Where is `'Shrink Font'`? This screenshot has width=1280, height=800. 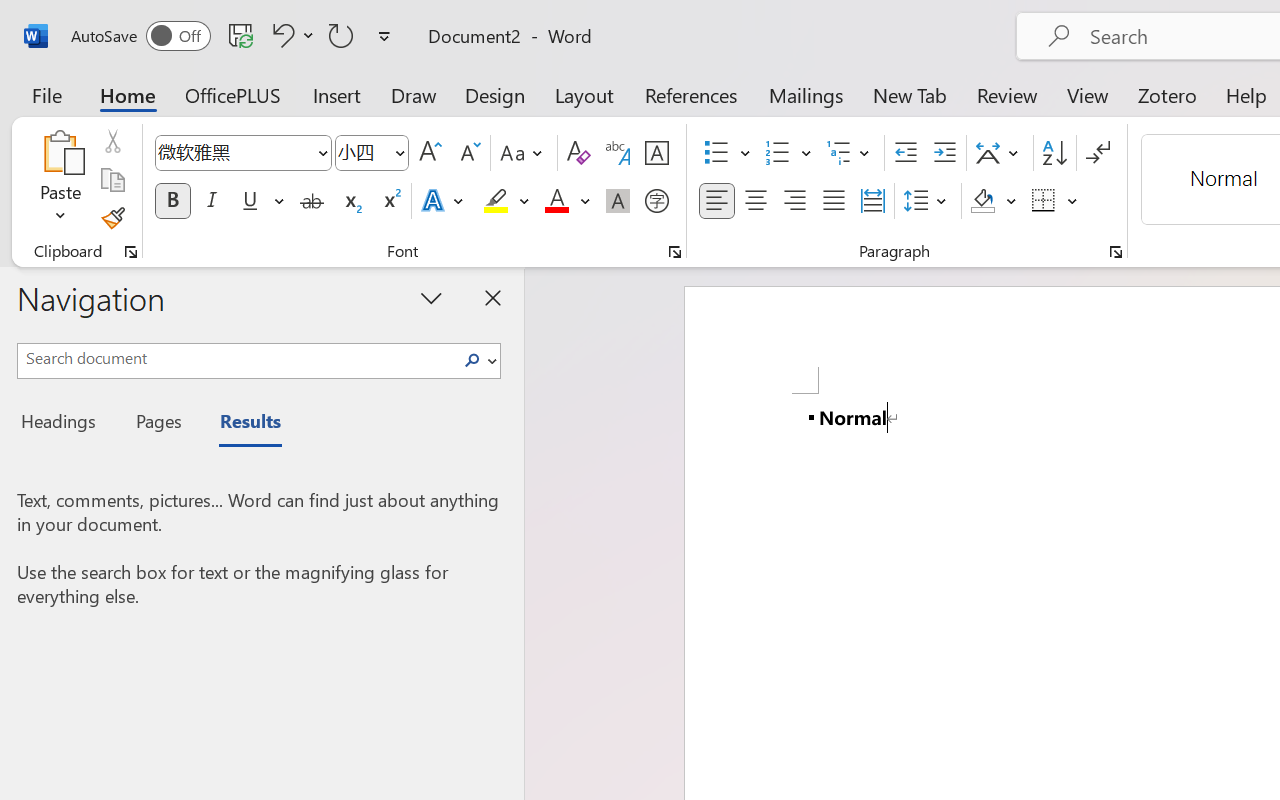
'Shrink Font' is located at coordinates (467, 153).